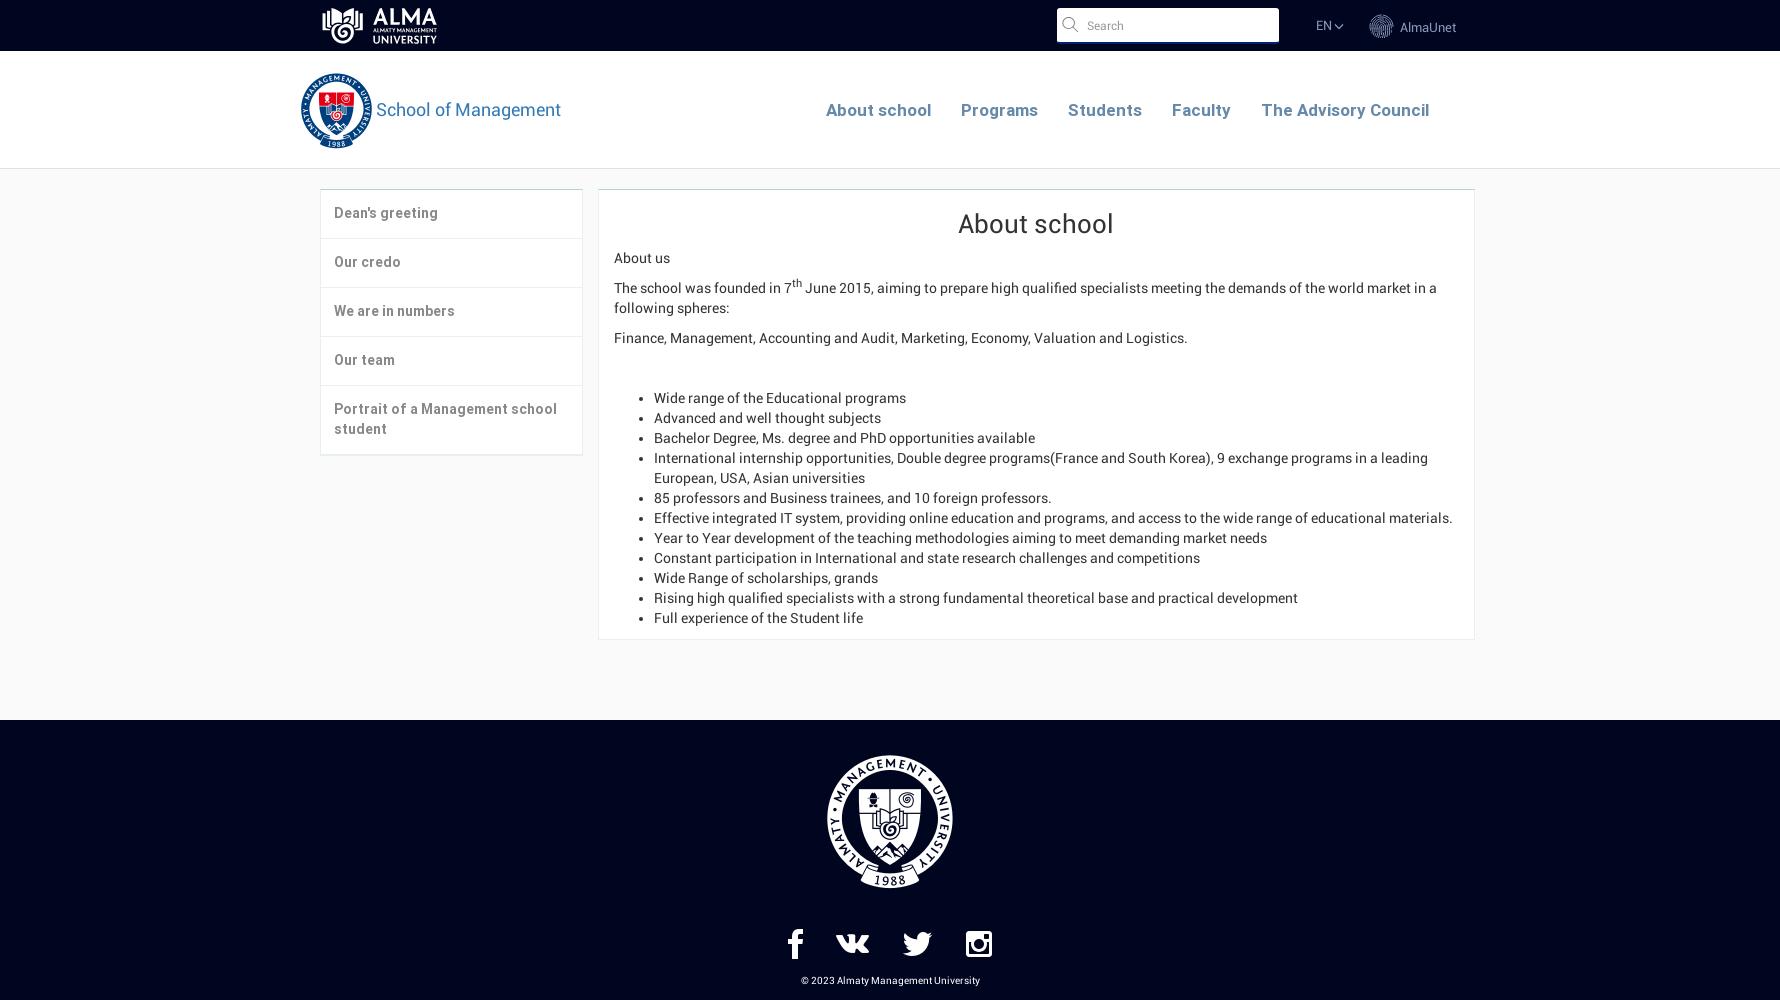 The width and height of the screenshot is (1780, 1000). I want to click on 'Constant participation in International and state research challenges and competitions', so click(653, 557).